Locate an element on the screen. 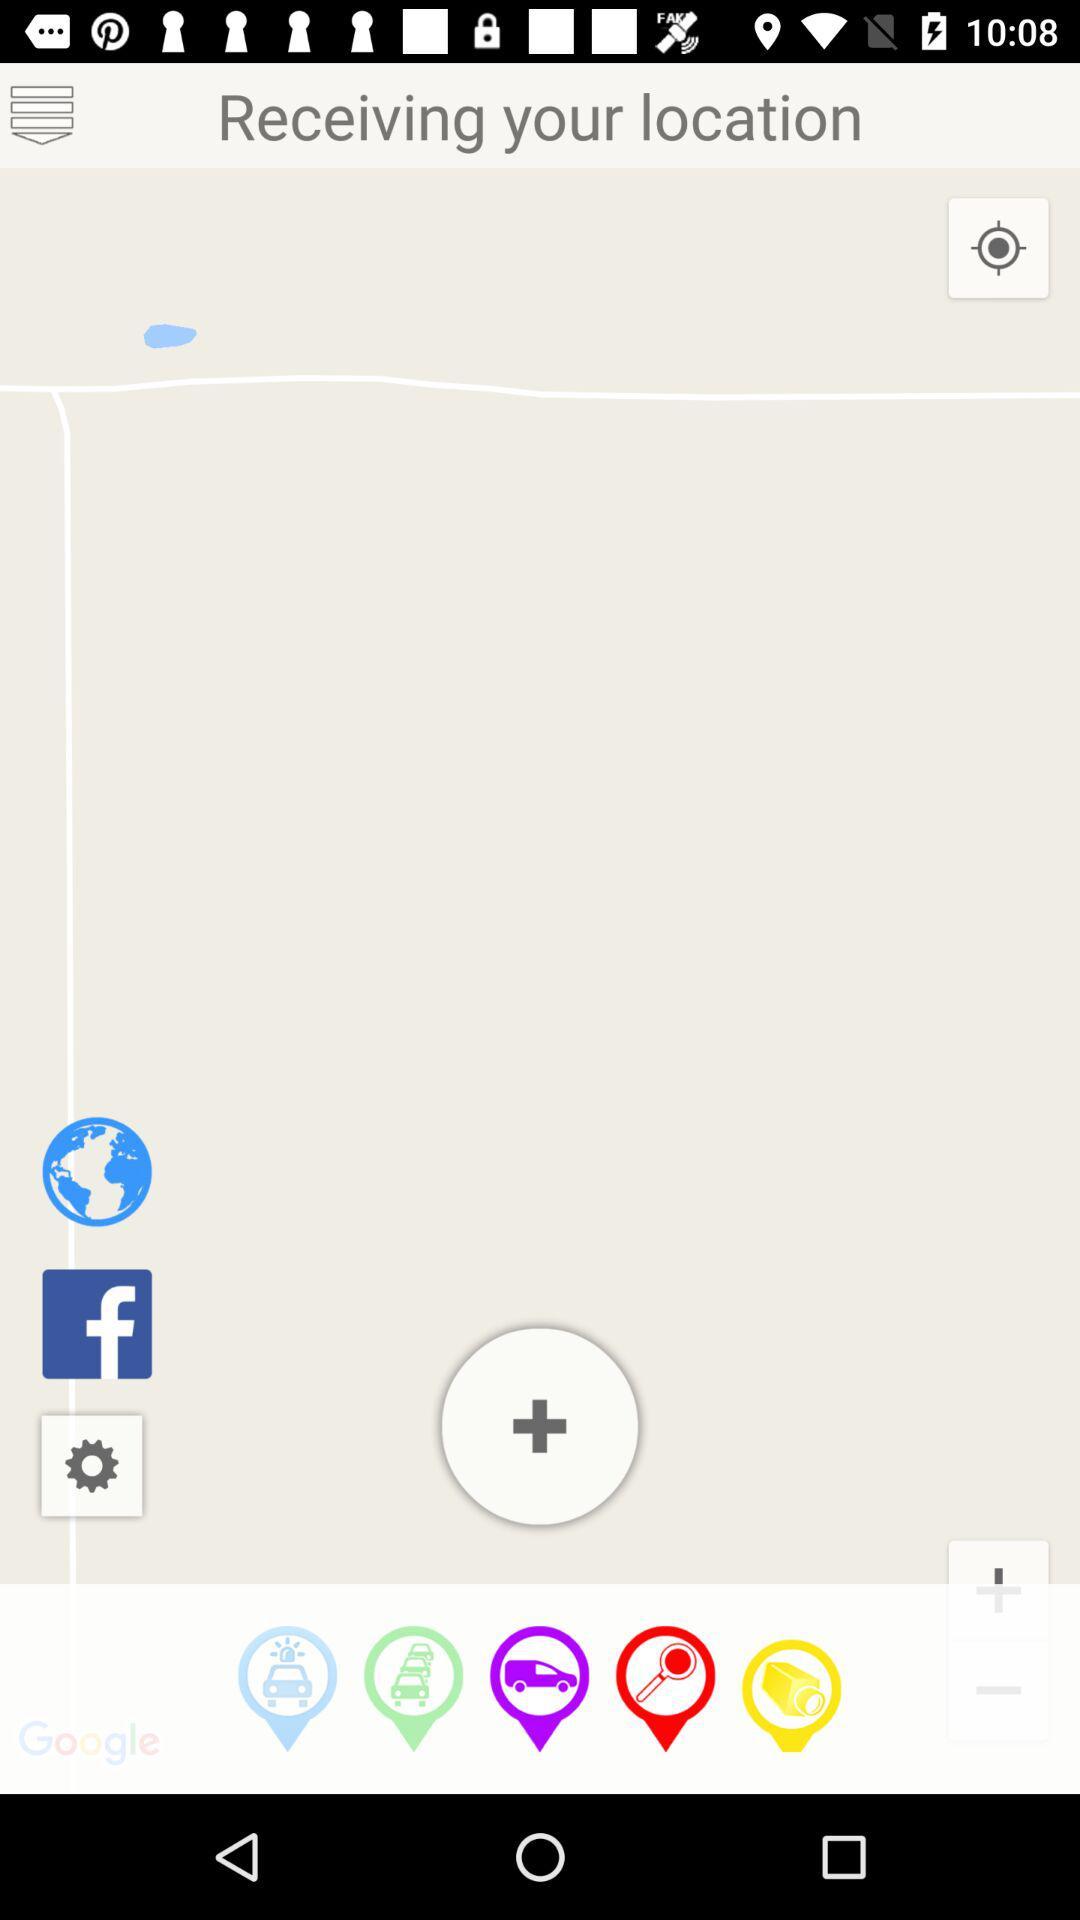 This screenshot has height=1920, width=1080. settings is located at coordinates (91, 1465).